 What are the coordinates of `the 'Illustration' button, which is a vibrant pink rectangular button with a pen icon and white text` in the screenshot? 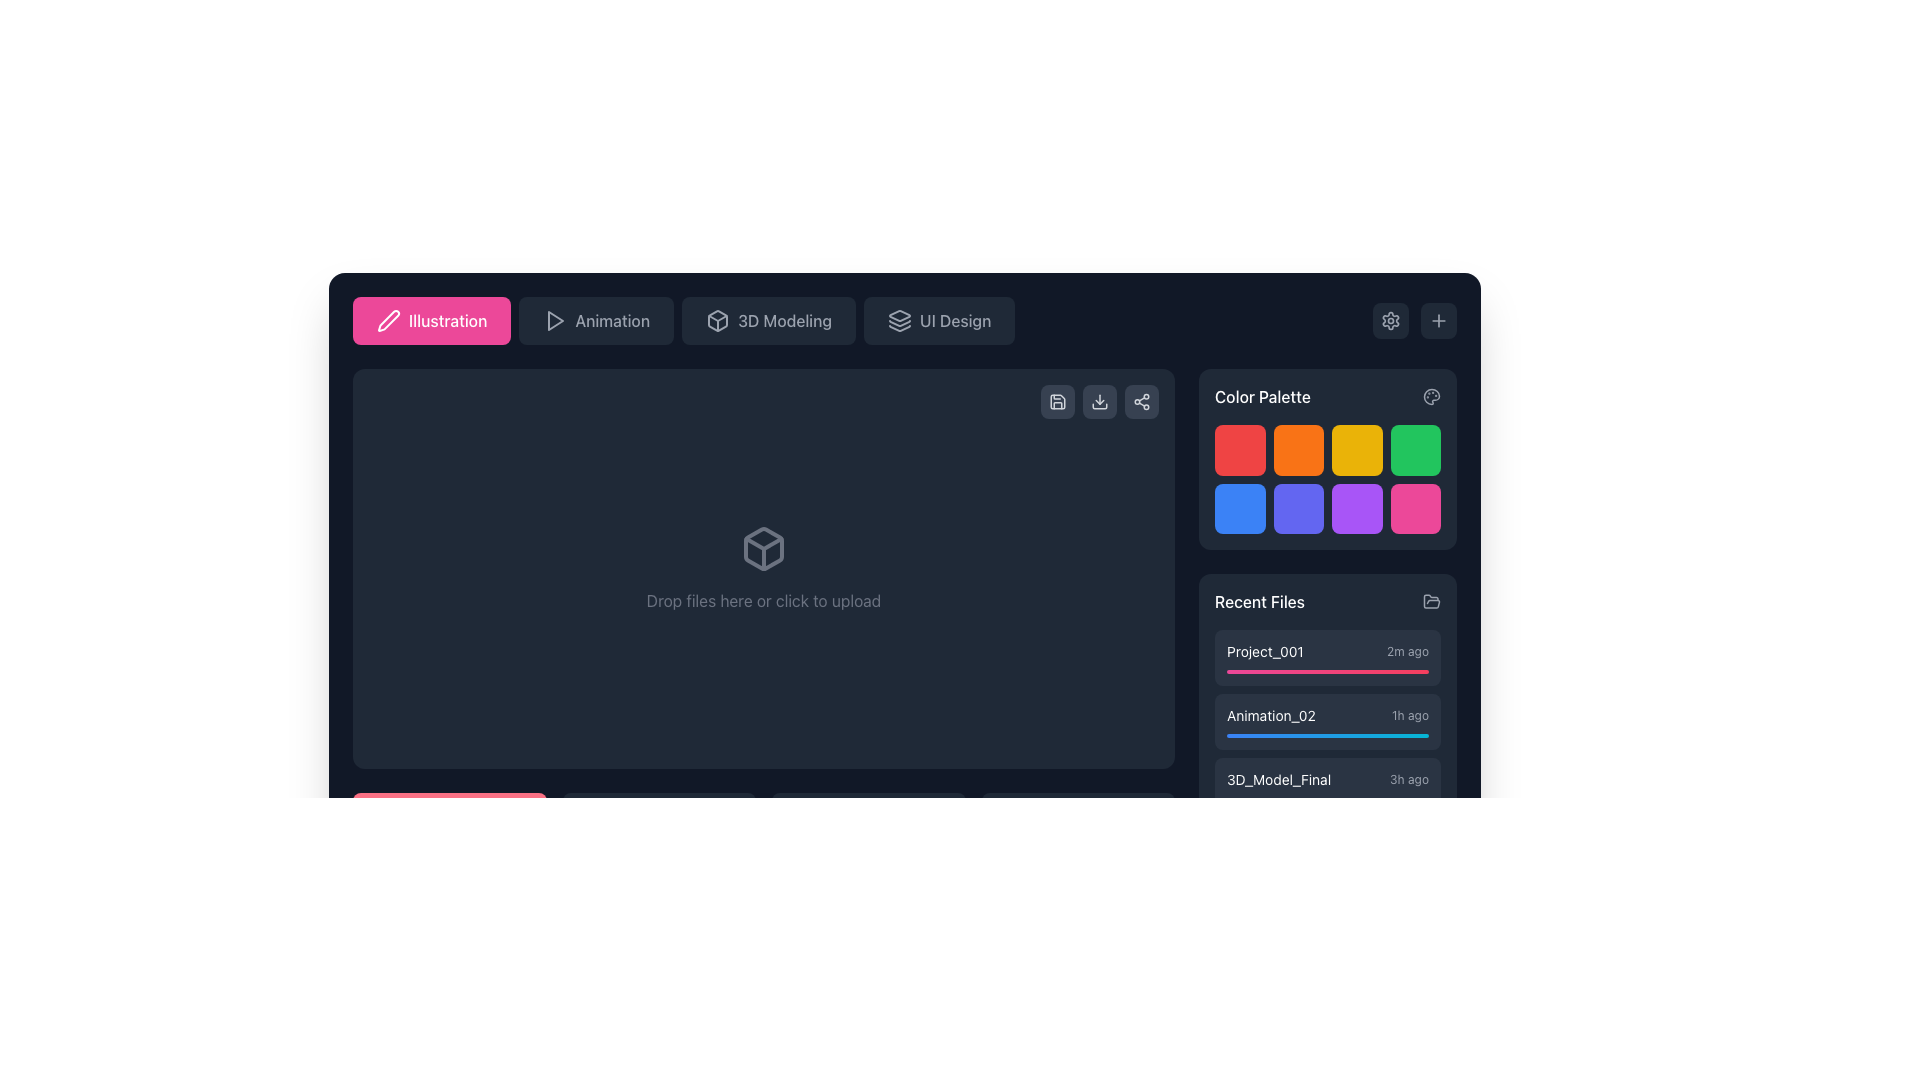 It's located at (431, 319).